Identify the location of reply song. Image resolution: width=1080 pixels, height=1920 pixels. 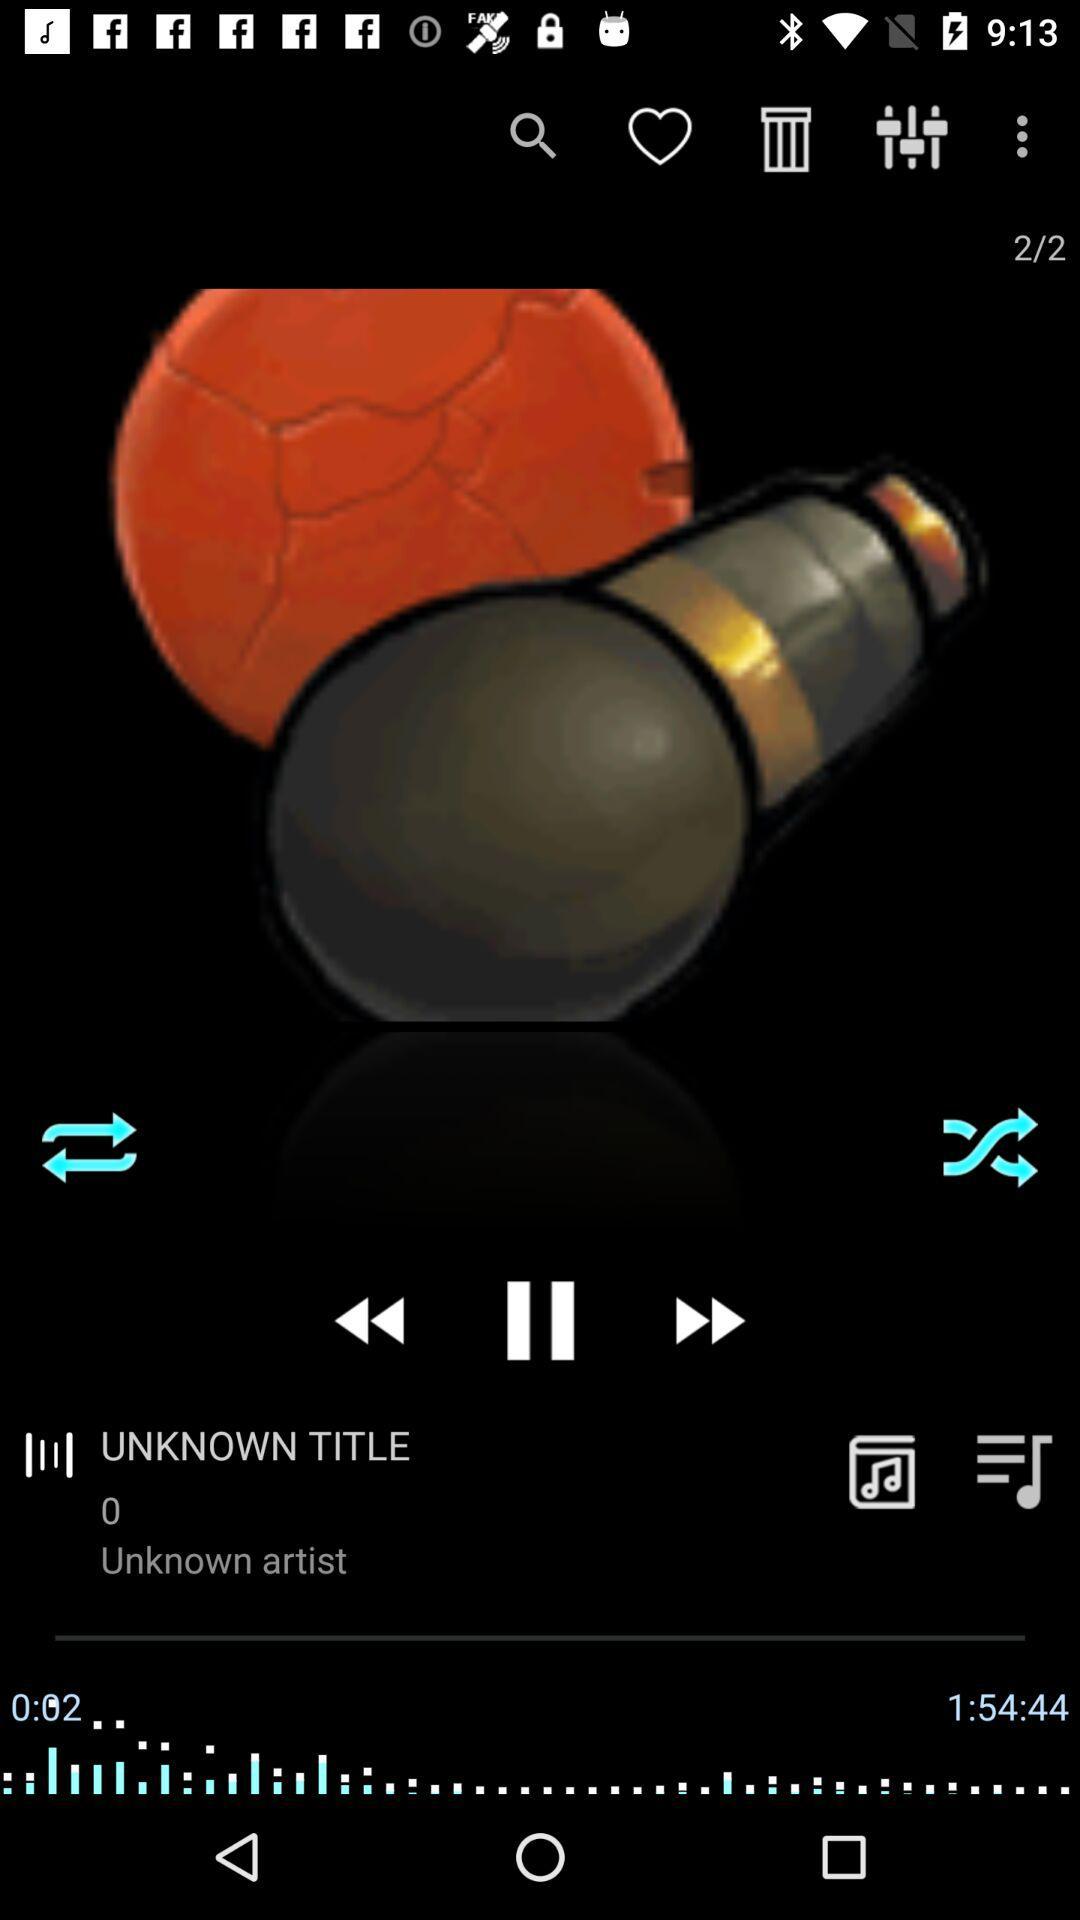
(88, 1147).